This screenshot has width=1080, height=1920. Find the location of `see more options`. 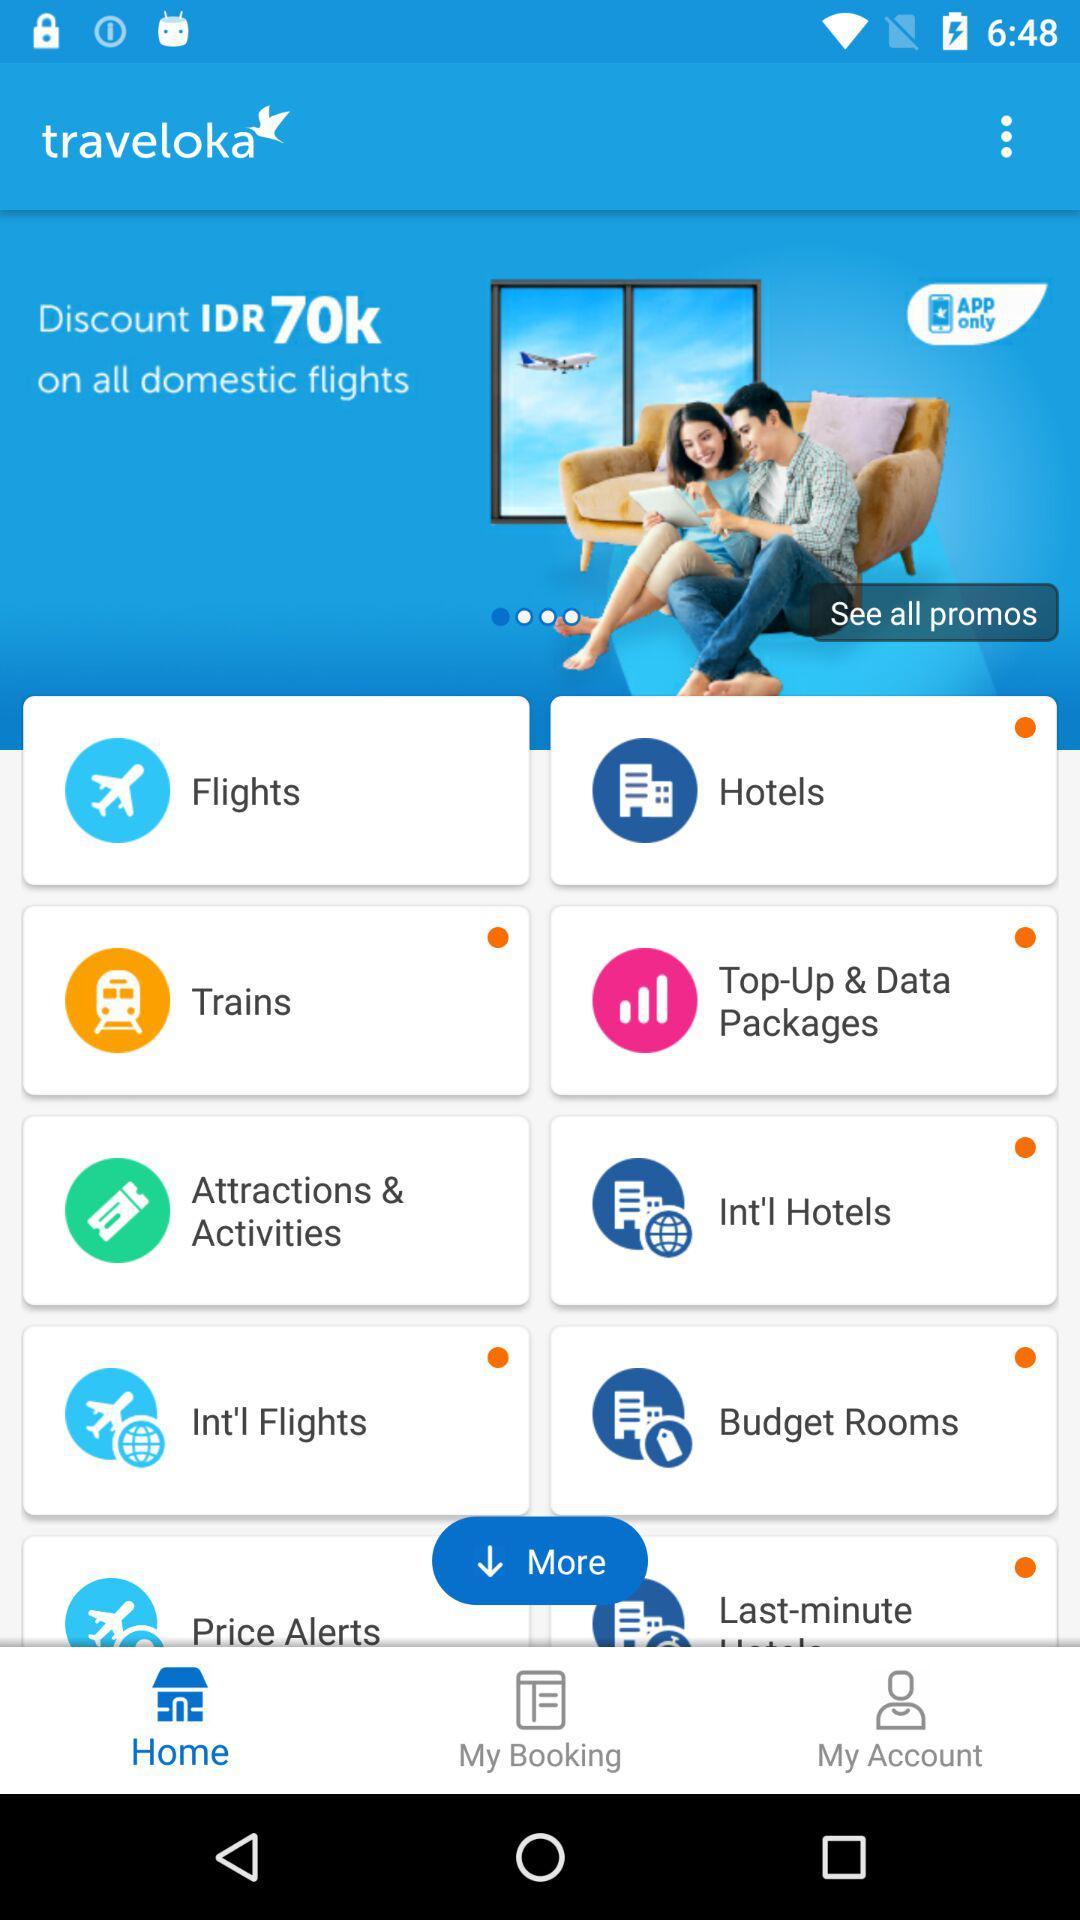

see more options is located at coordinates (1006, 135).